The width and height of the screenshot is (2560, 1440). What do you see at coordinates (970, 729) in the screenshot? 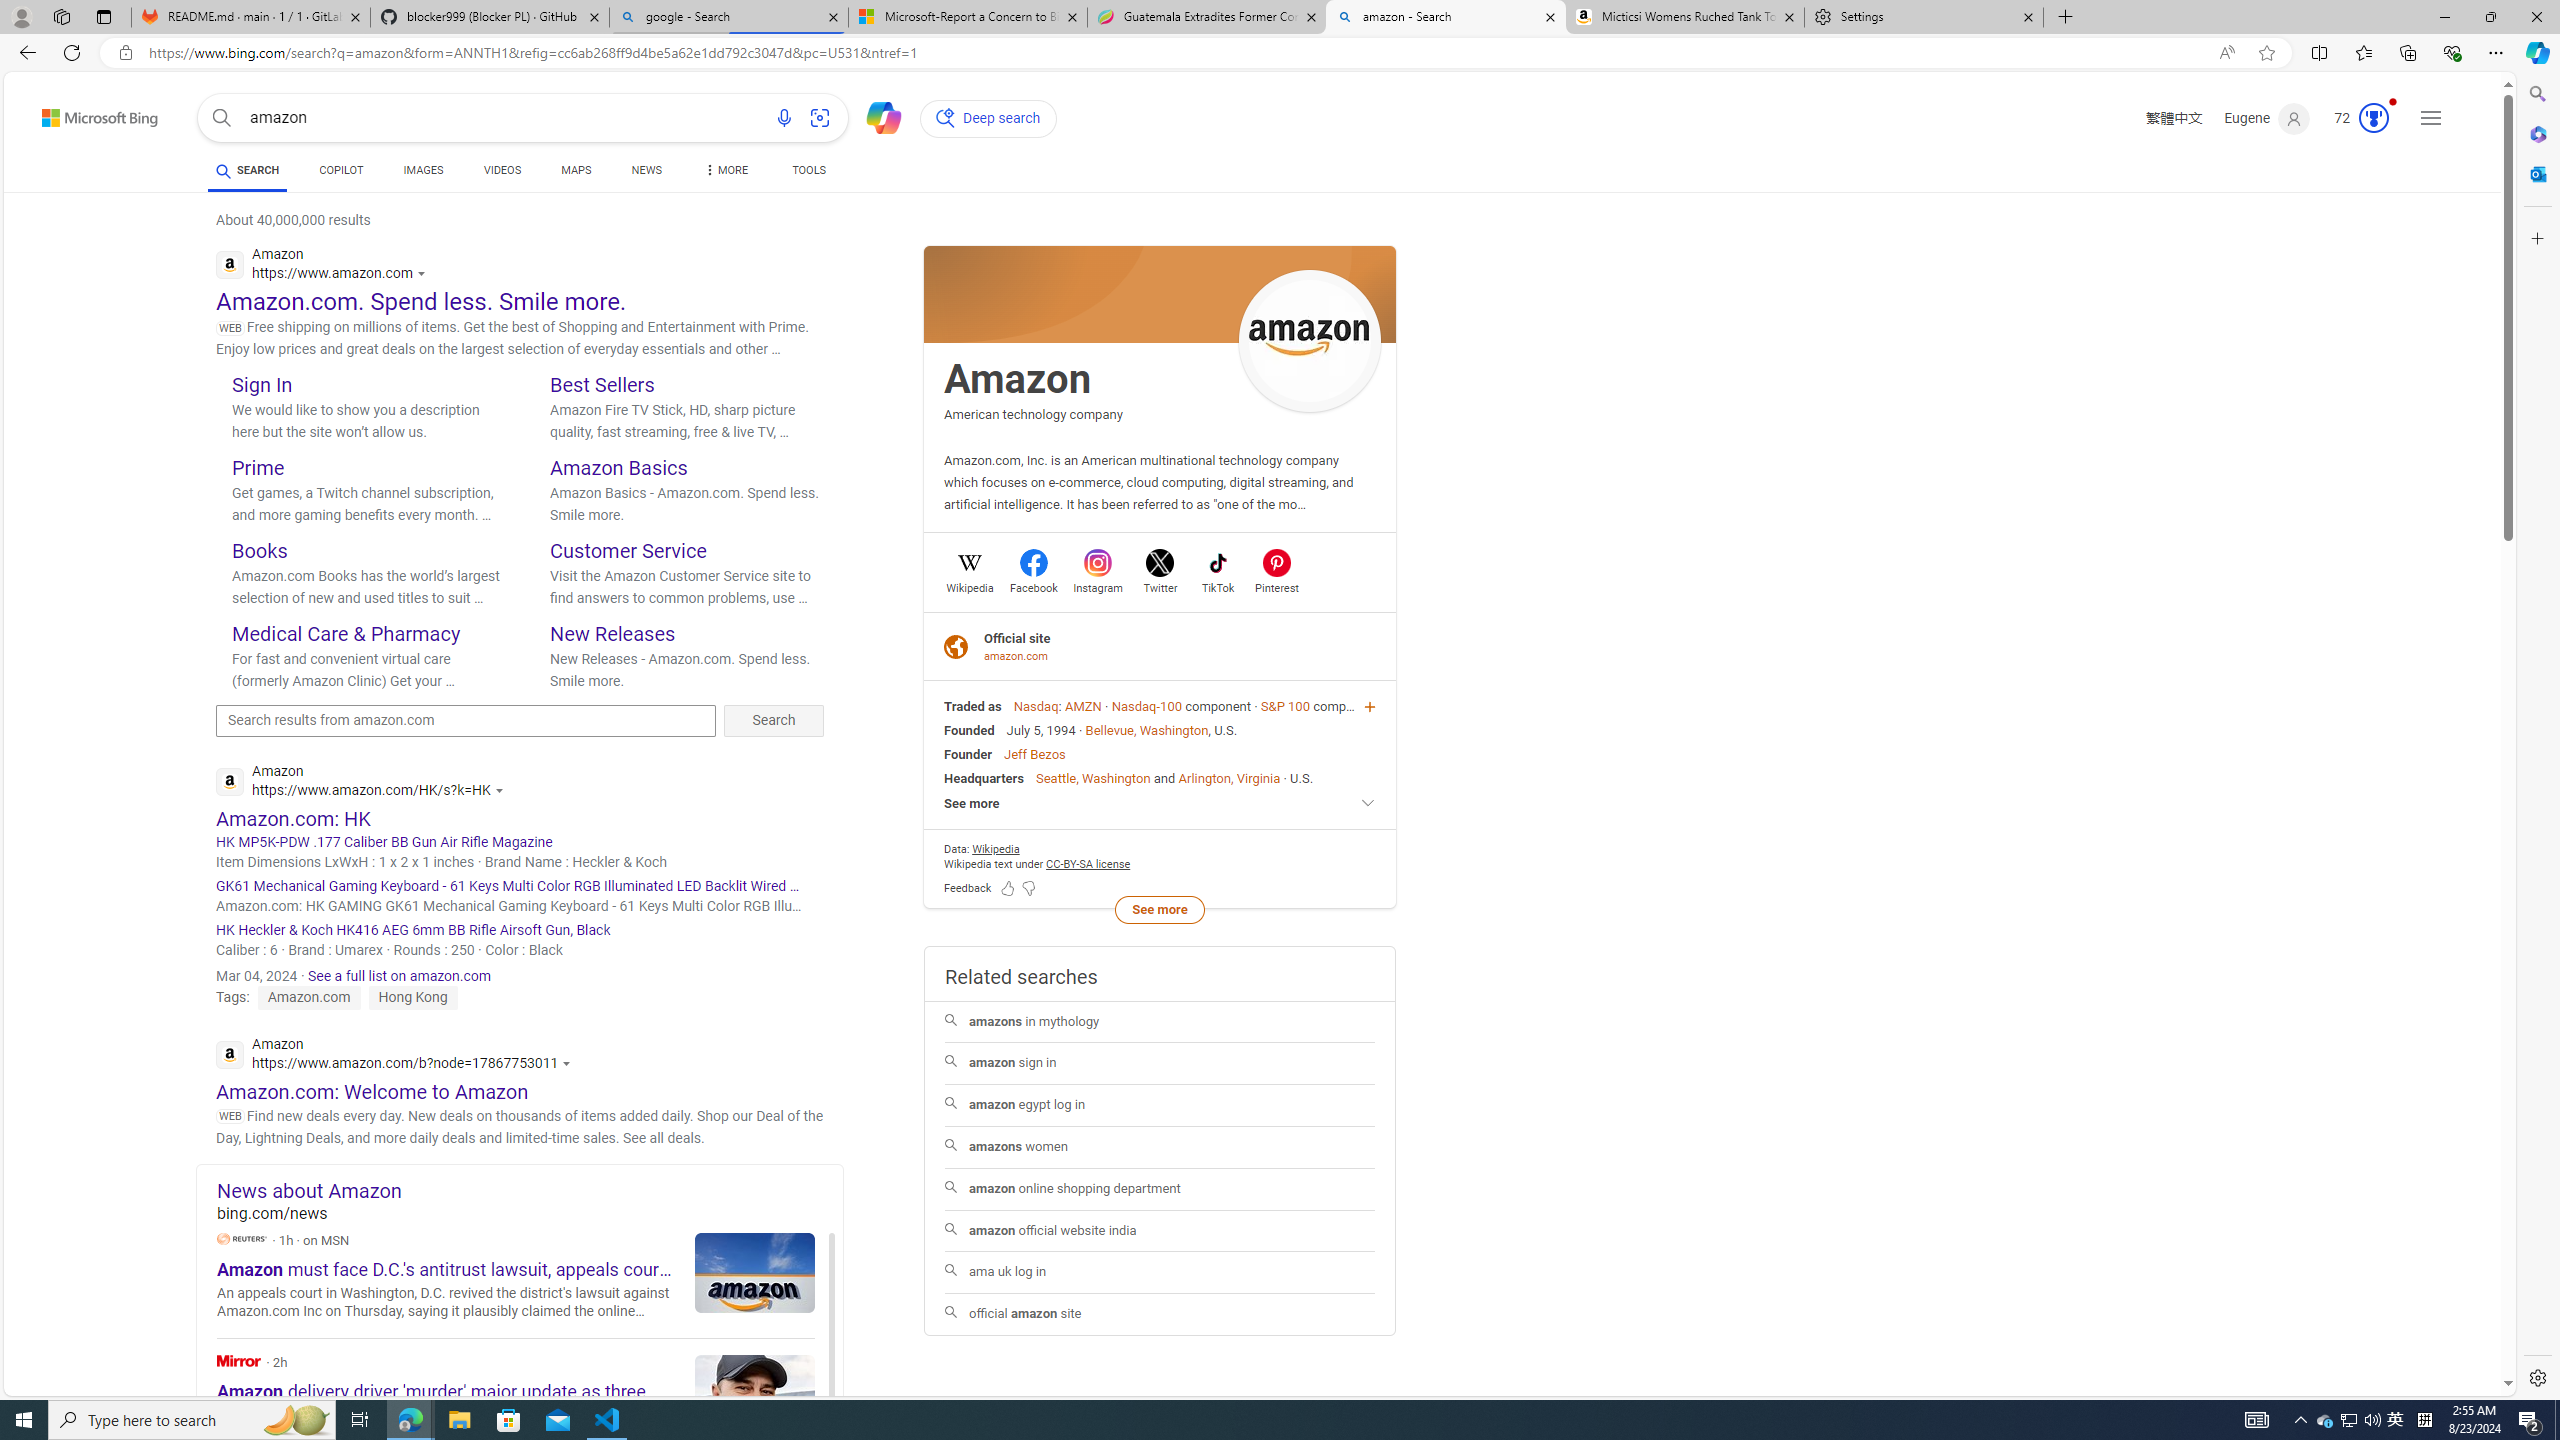
I see `'Founded'` at bounding box center [970, 729].